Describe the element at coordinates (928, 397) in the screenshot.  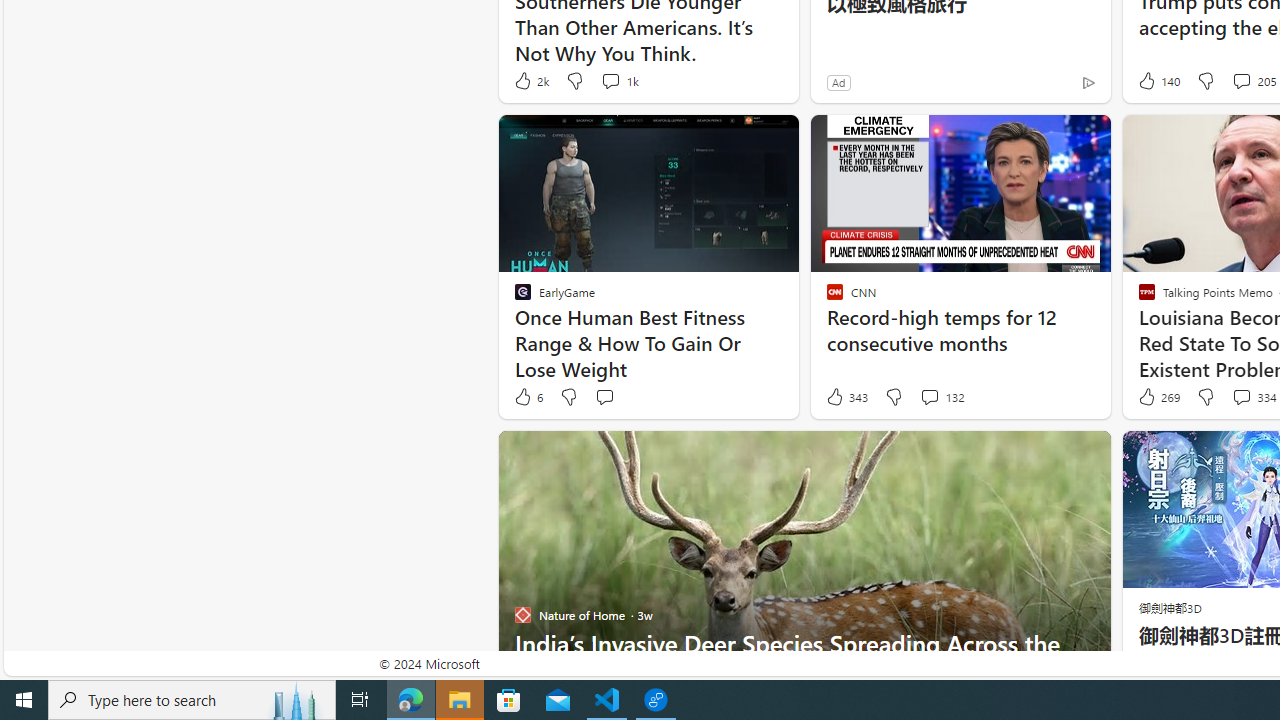
I see `'View comments 132 Comment'` at that location.